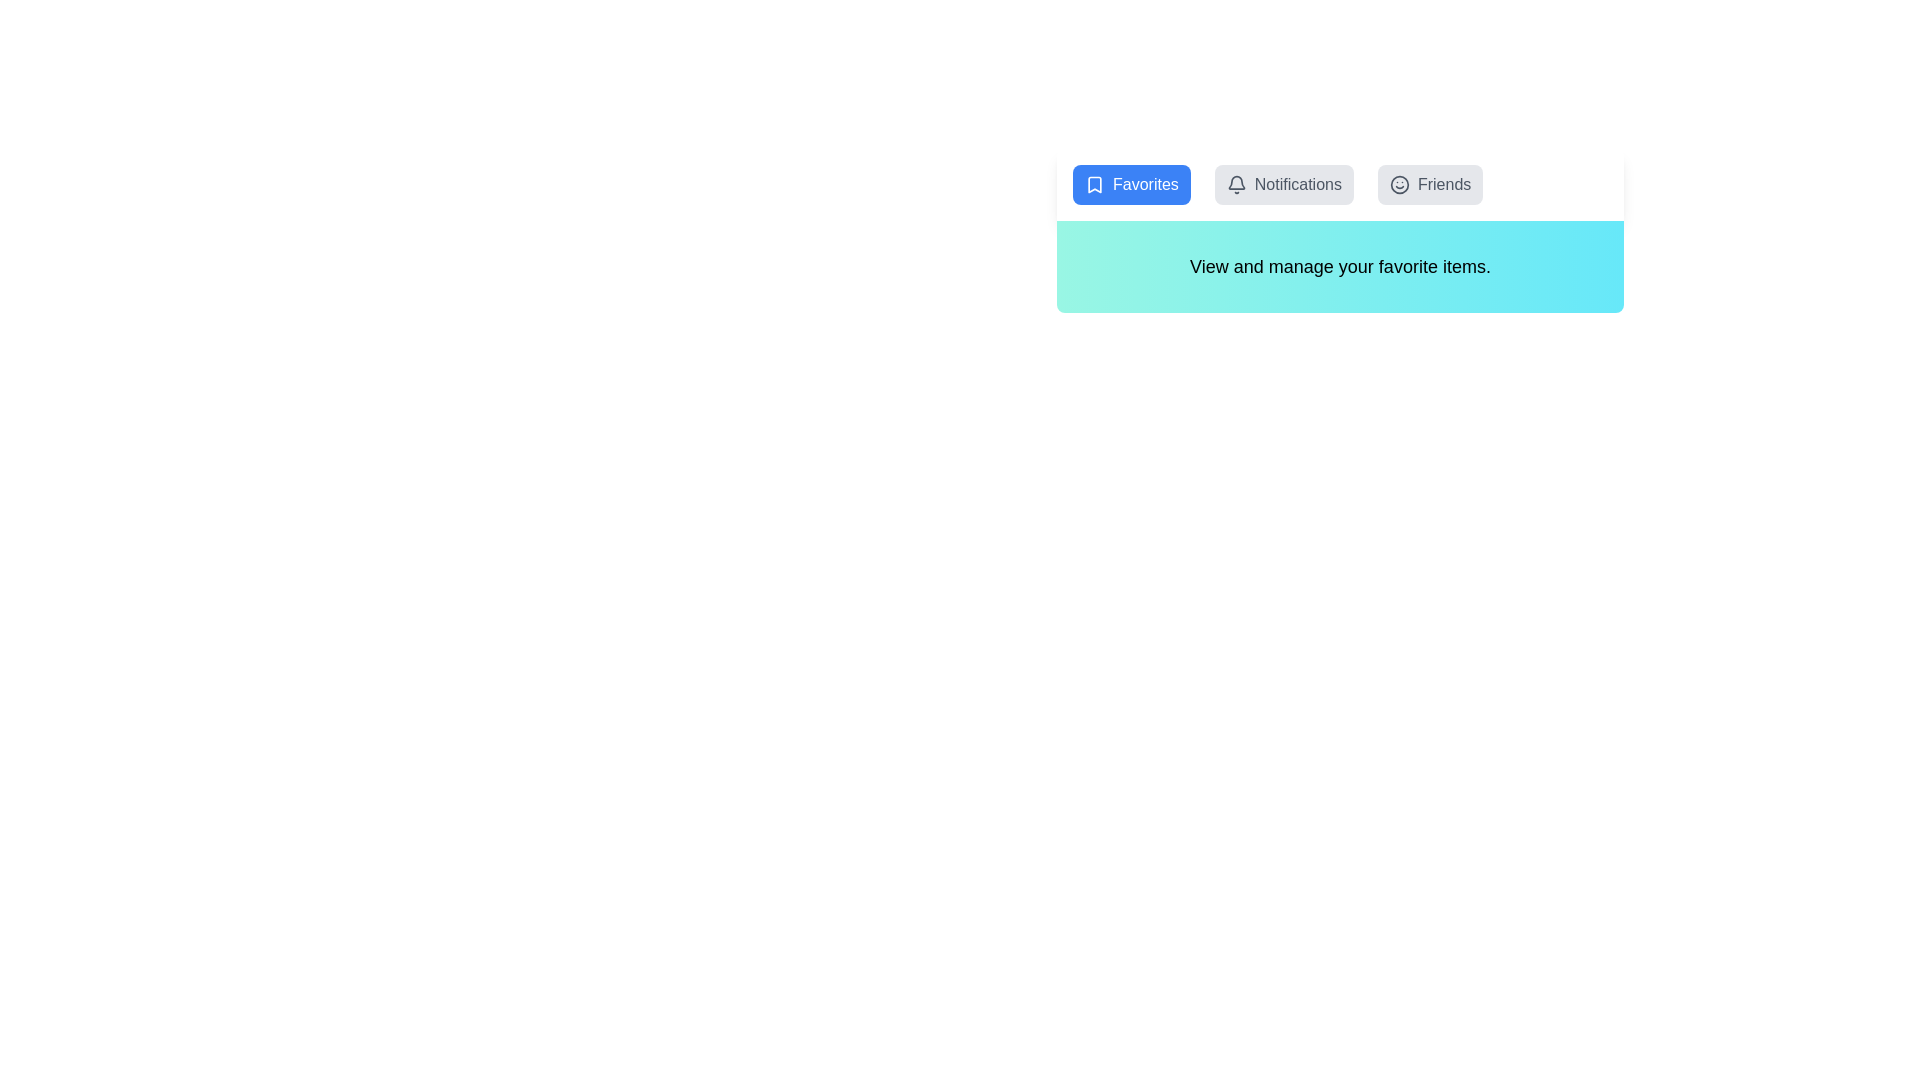 The width and height of the screenshot is (1920, 1080). I want to click on the Favorites tab to switch views, so click(1131, 185).